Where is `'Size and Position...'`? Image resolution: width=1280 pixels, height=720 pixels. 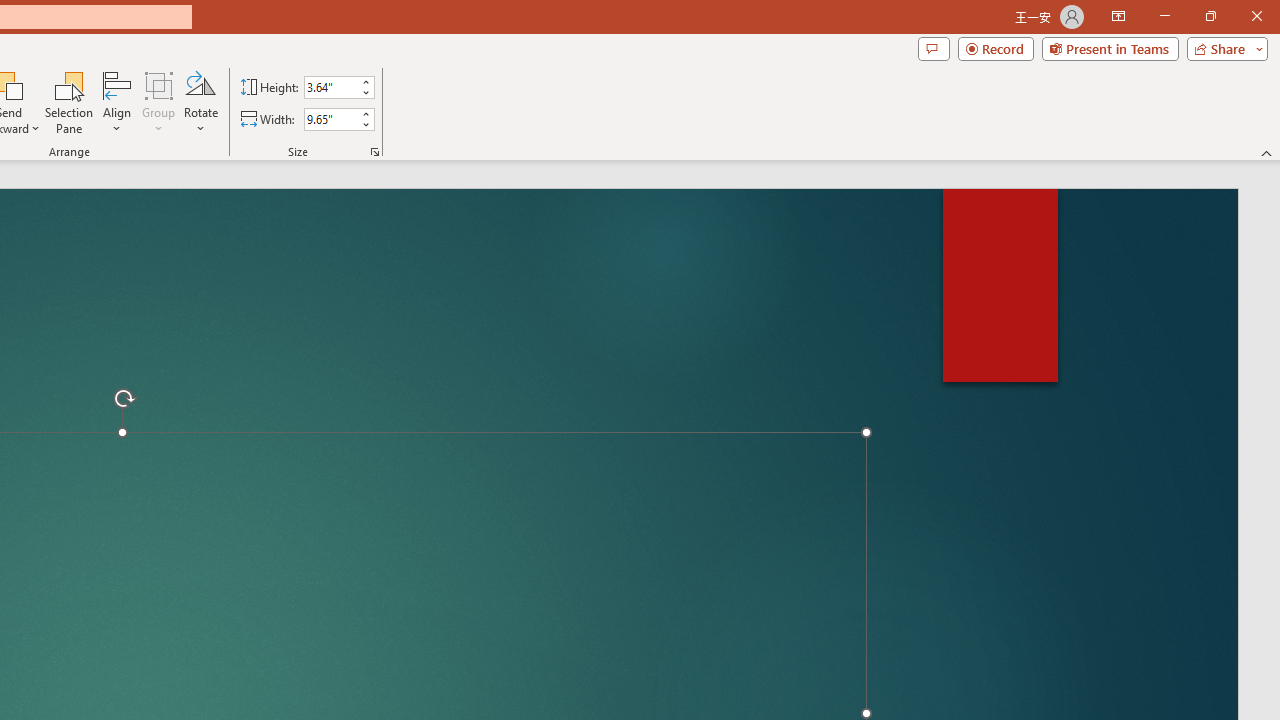 'Size and Position...' is located at coordinates (375, 150).